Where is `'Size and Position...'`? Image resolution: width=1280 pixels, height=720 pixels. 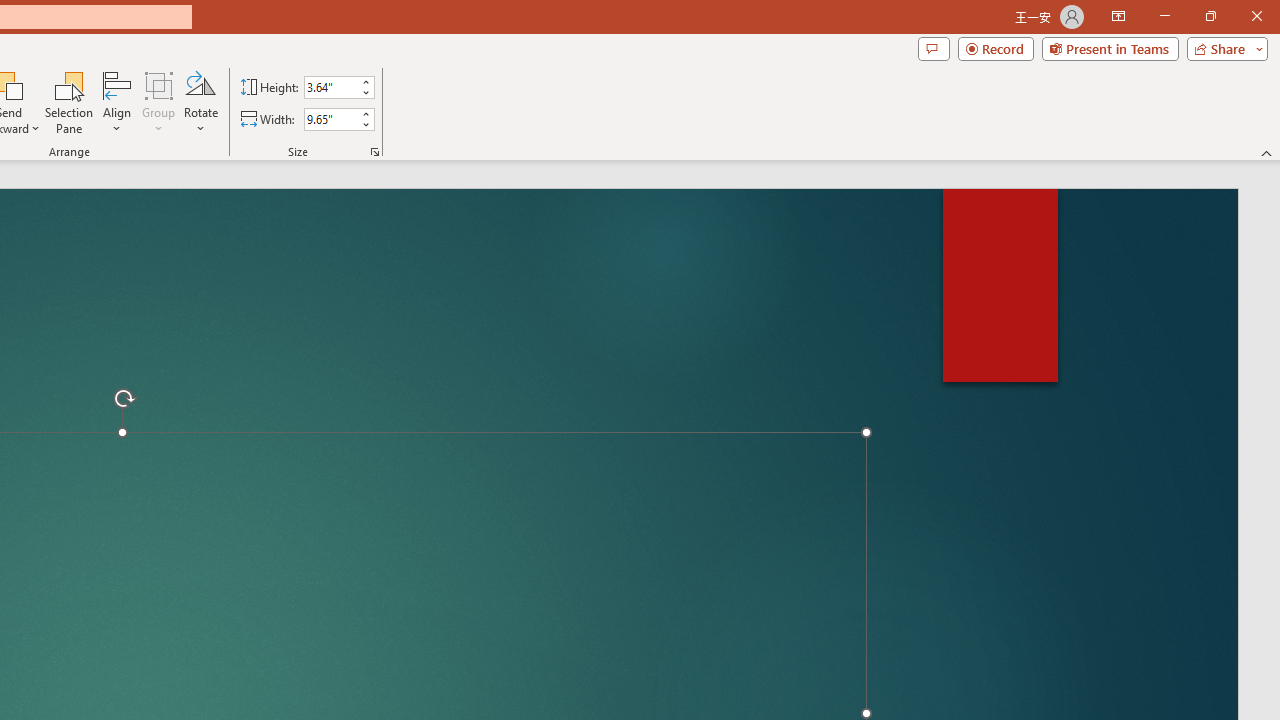 'Size and Position...' is located at coordinates (375, 150).